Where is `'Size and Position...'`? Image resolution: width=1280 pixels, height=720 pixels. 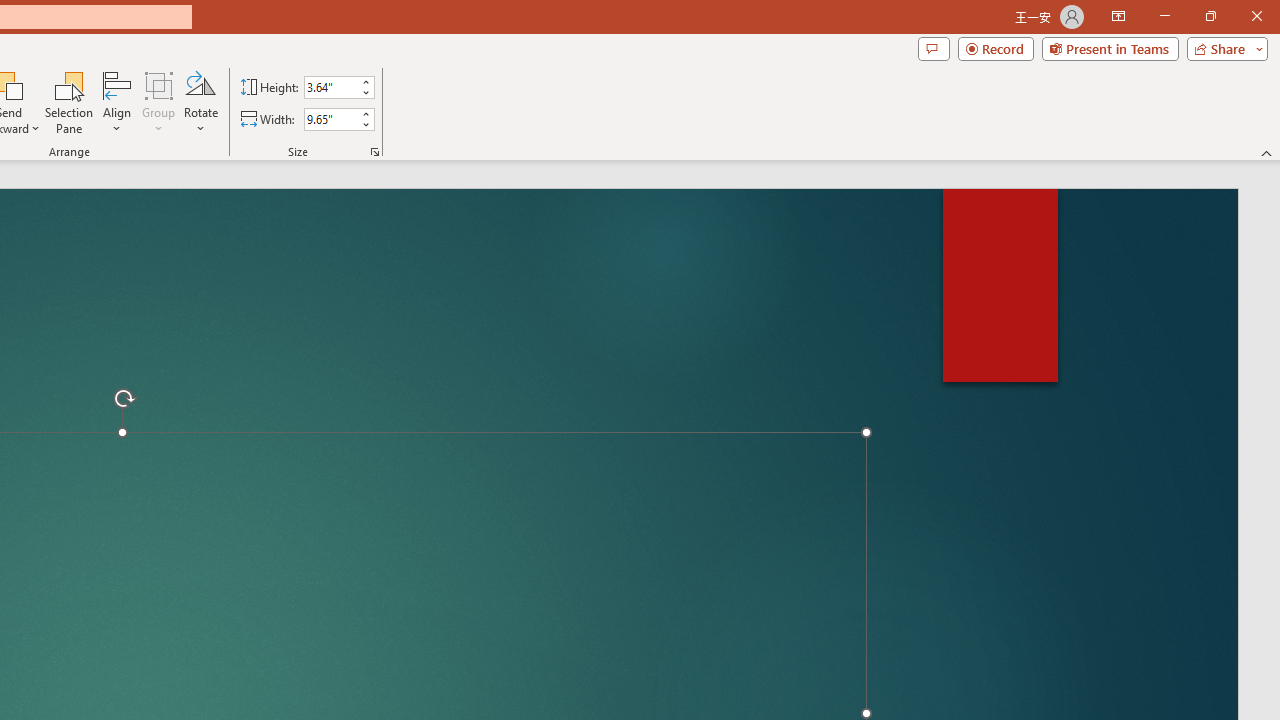 'Size and Position...' is located at coordinates (375, 150).